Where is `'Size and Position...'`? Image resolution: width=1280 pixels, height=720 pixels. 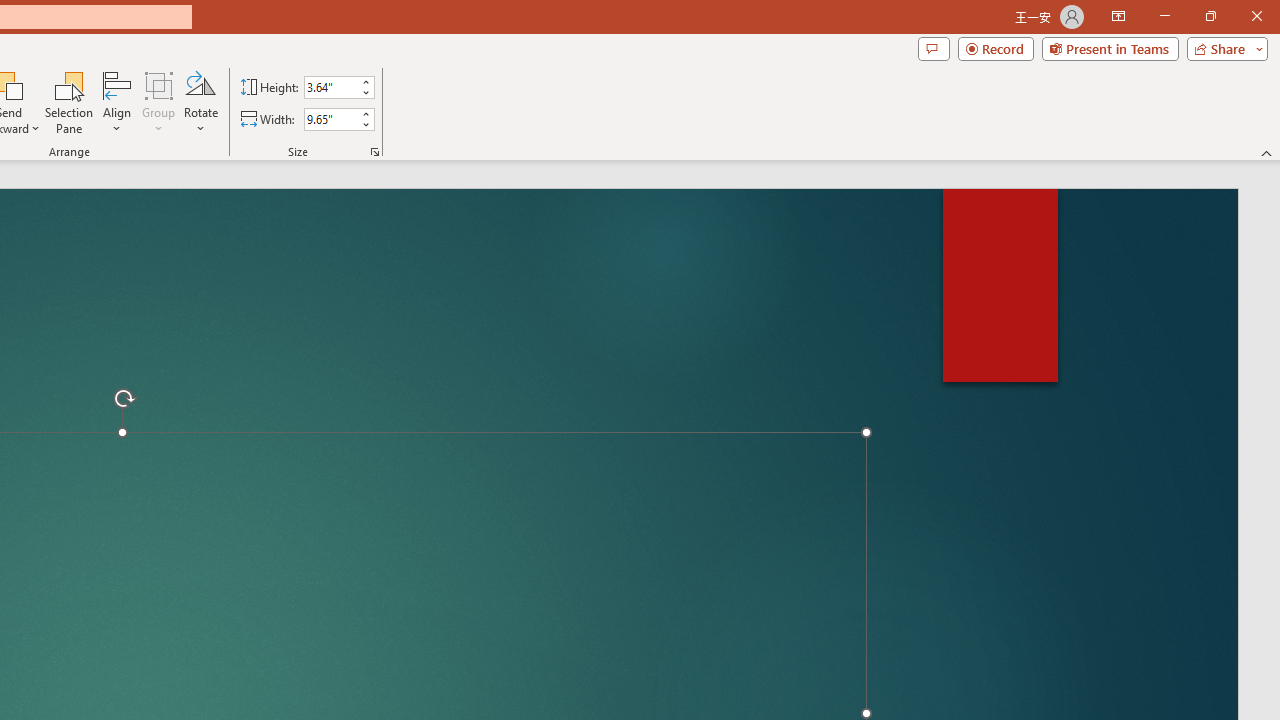 'Size and Position...' is located at coordinates (375, 150).